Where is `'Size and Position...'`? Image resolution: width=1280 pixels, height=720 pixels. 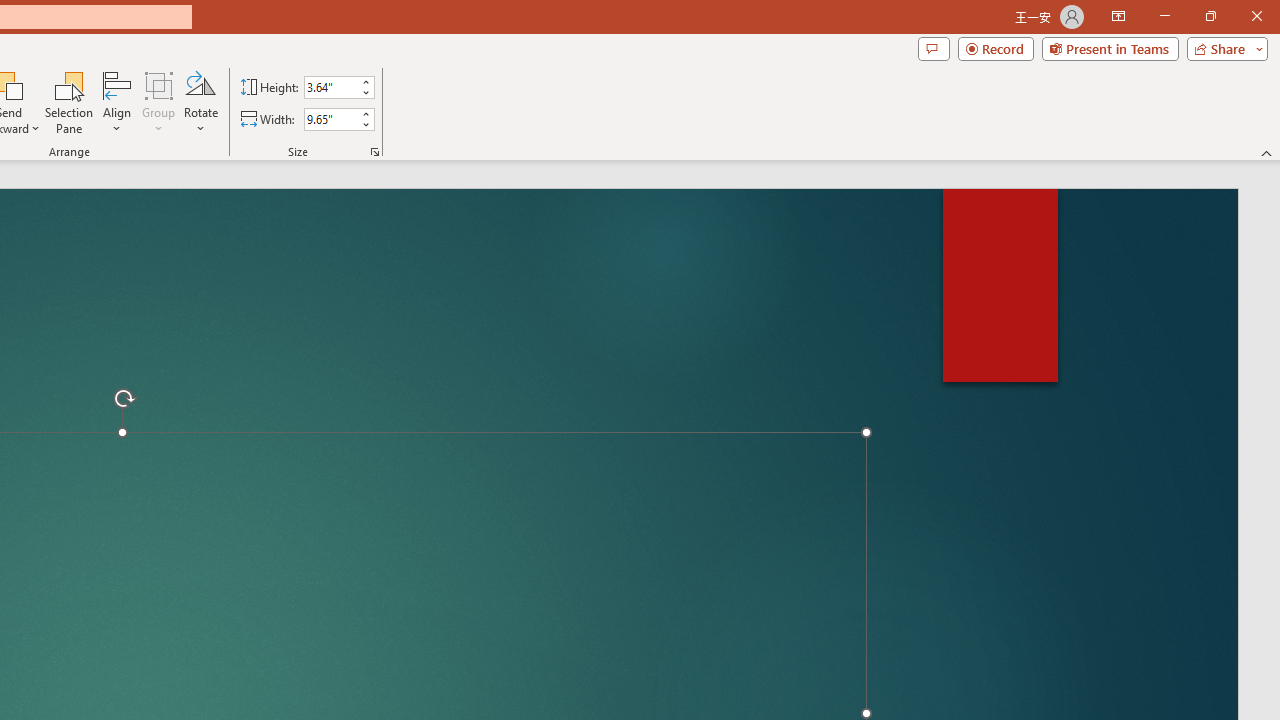 'Size and Position...' is located at coordinates (375, 150).